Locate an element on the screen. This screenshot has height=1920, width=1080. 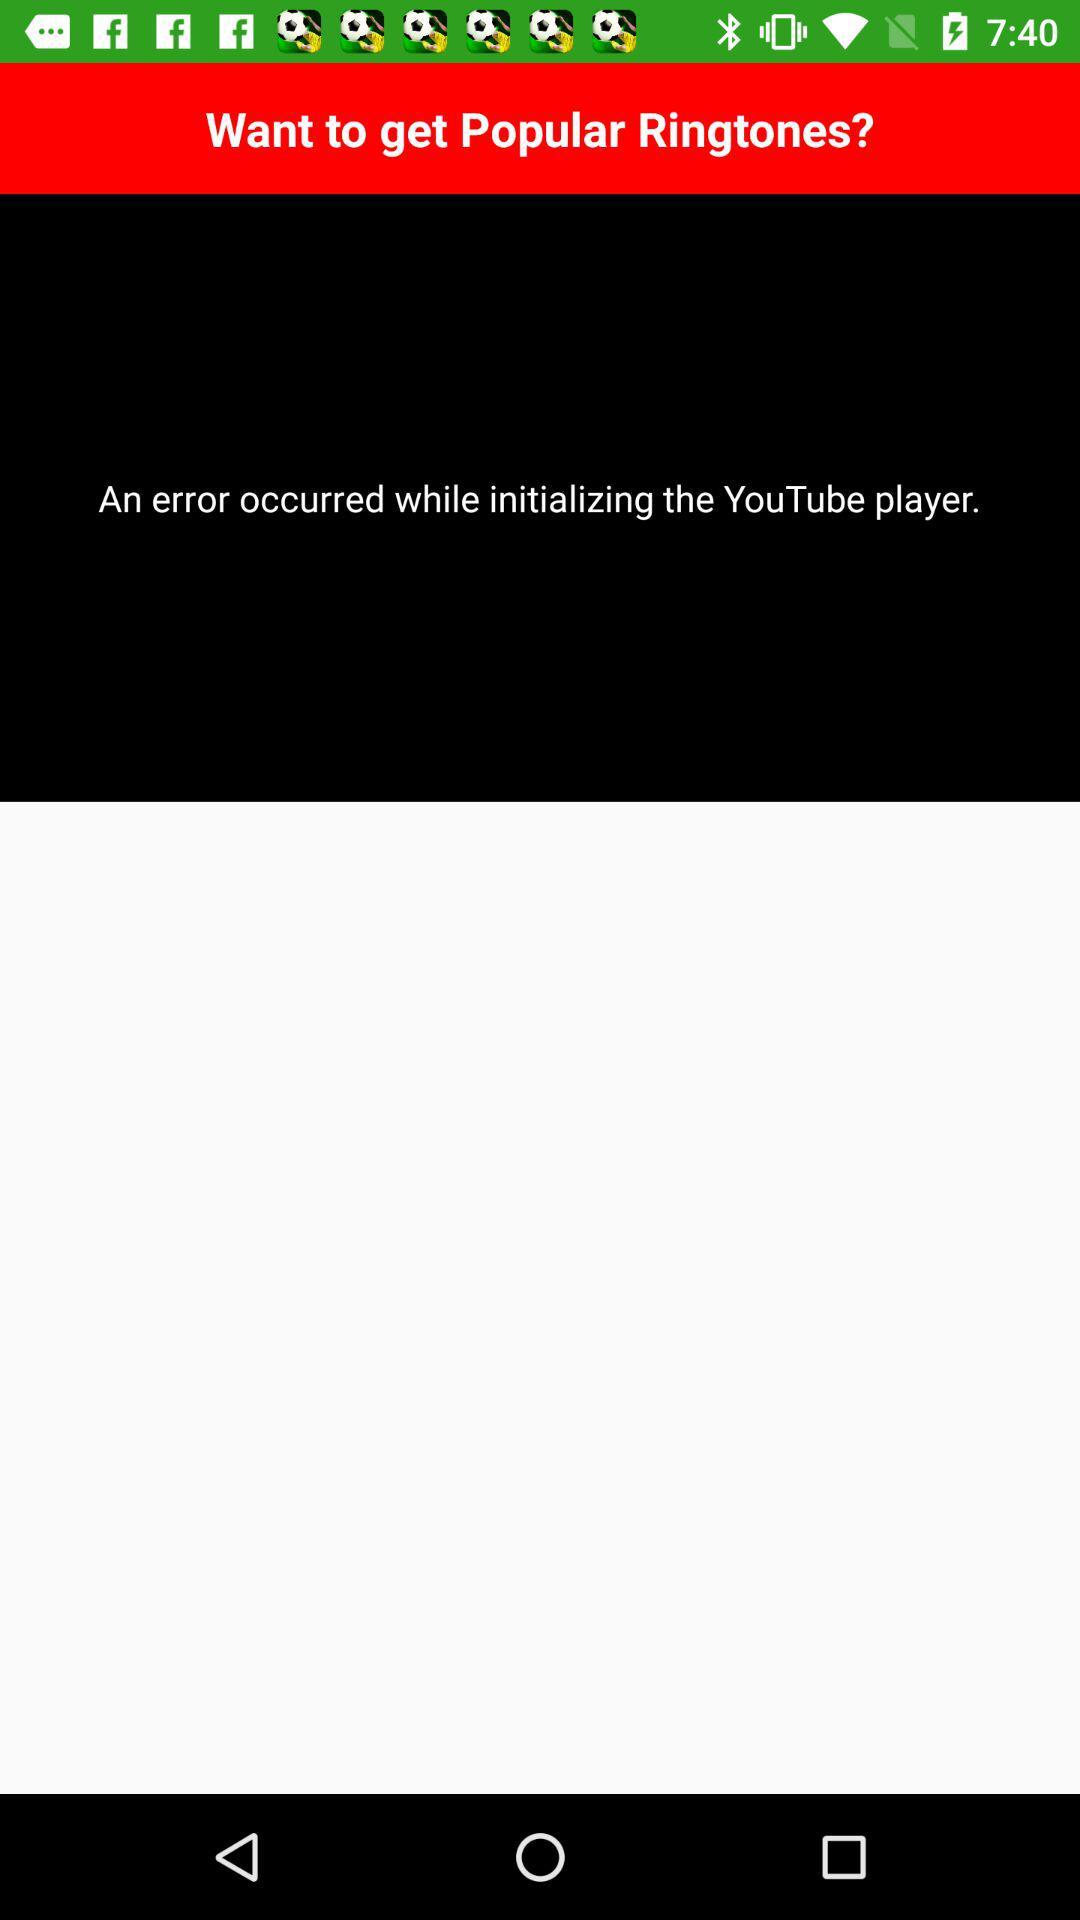
the app above the an error occurred is located at coordinates (540, 127).